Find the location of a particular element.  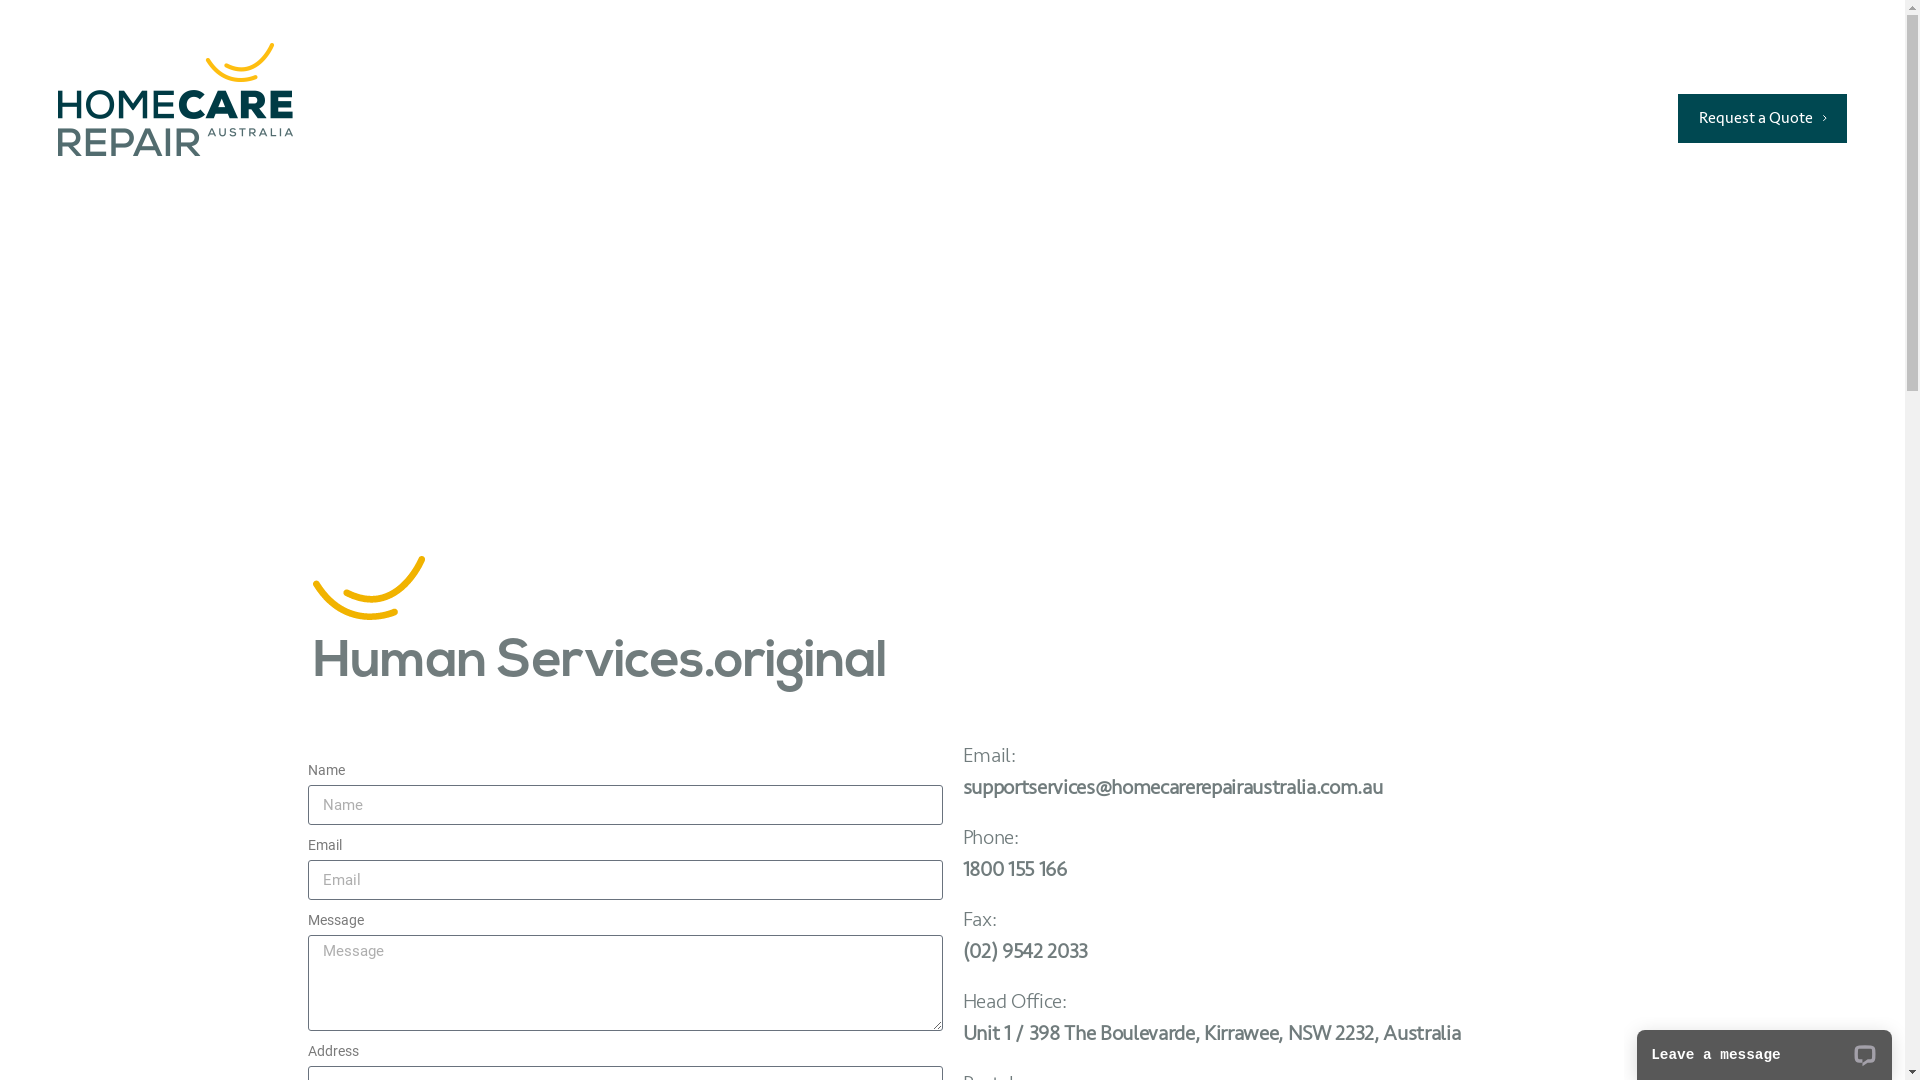

'Services' is located at coordinates (864, 117).